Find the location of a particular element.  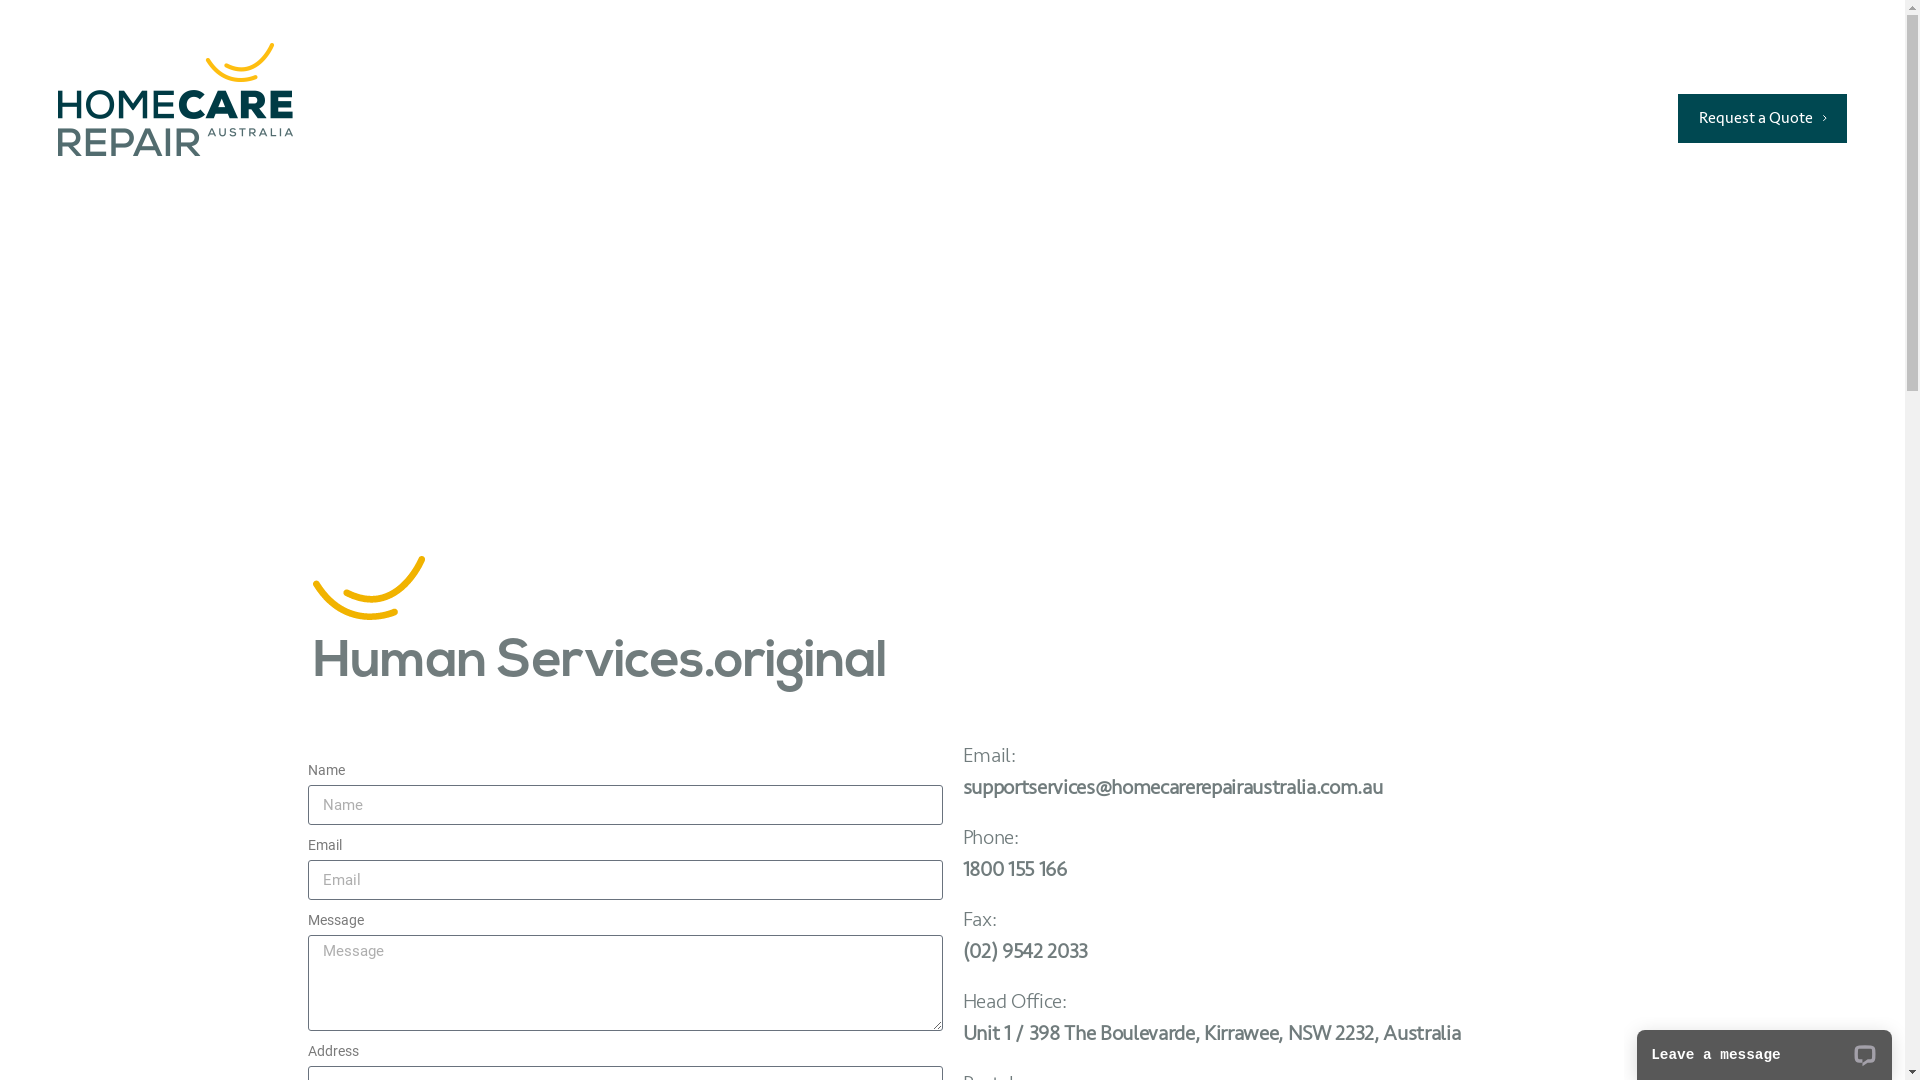

'Services' is located at coordinates (864, 117).